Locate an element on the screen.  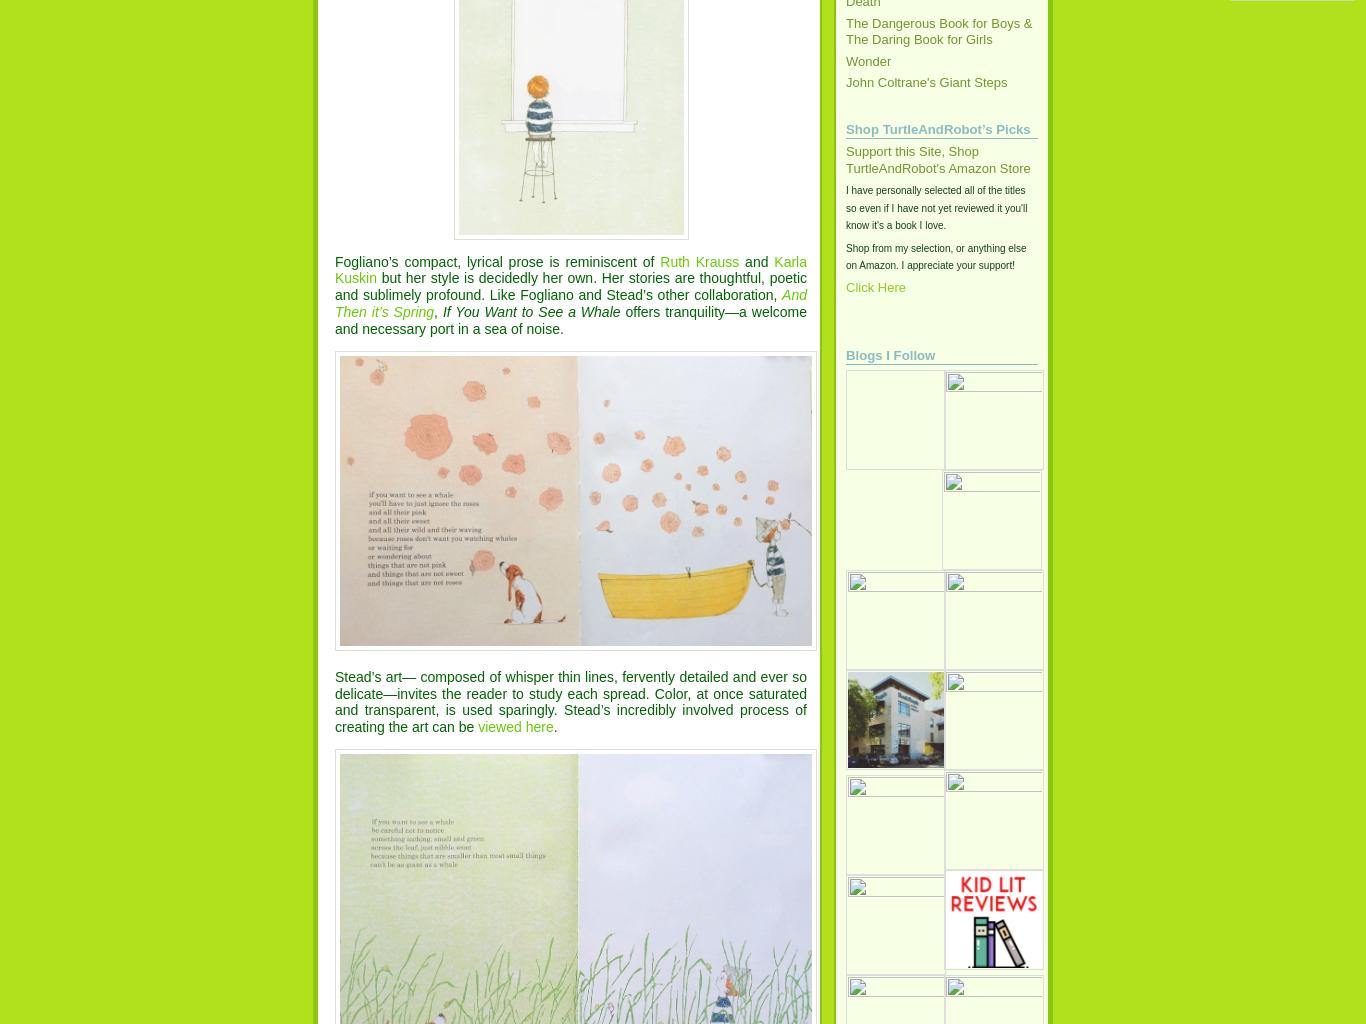
'offers tranquility—a welcome and necessary port in a sea of noise.' is located at coordinates (334, 318).